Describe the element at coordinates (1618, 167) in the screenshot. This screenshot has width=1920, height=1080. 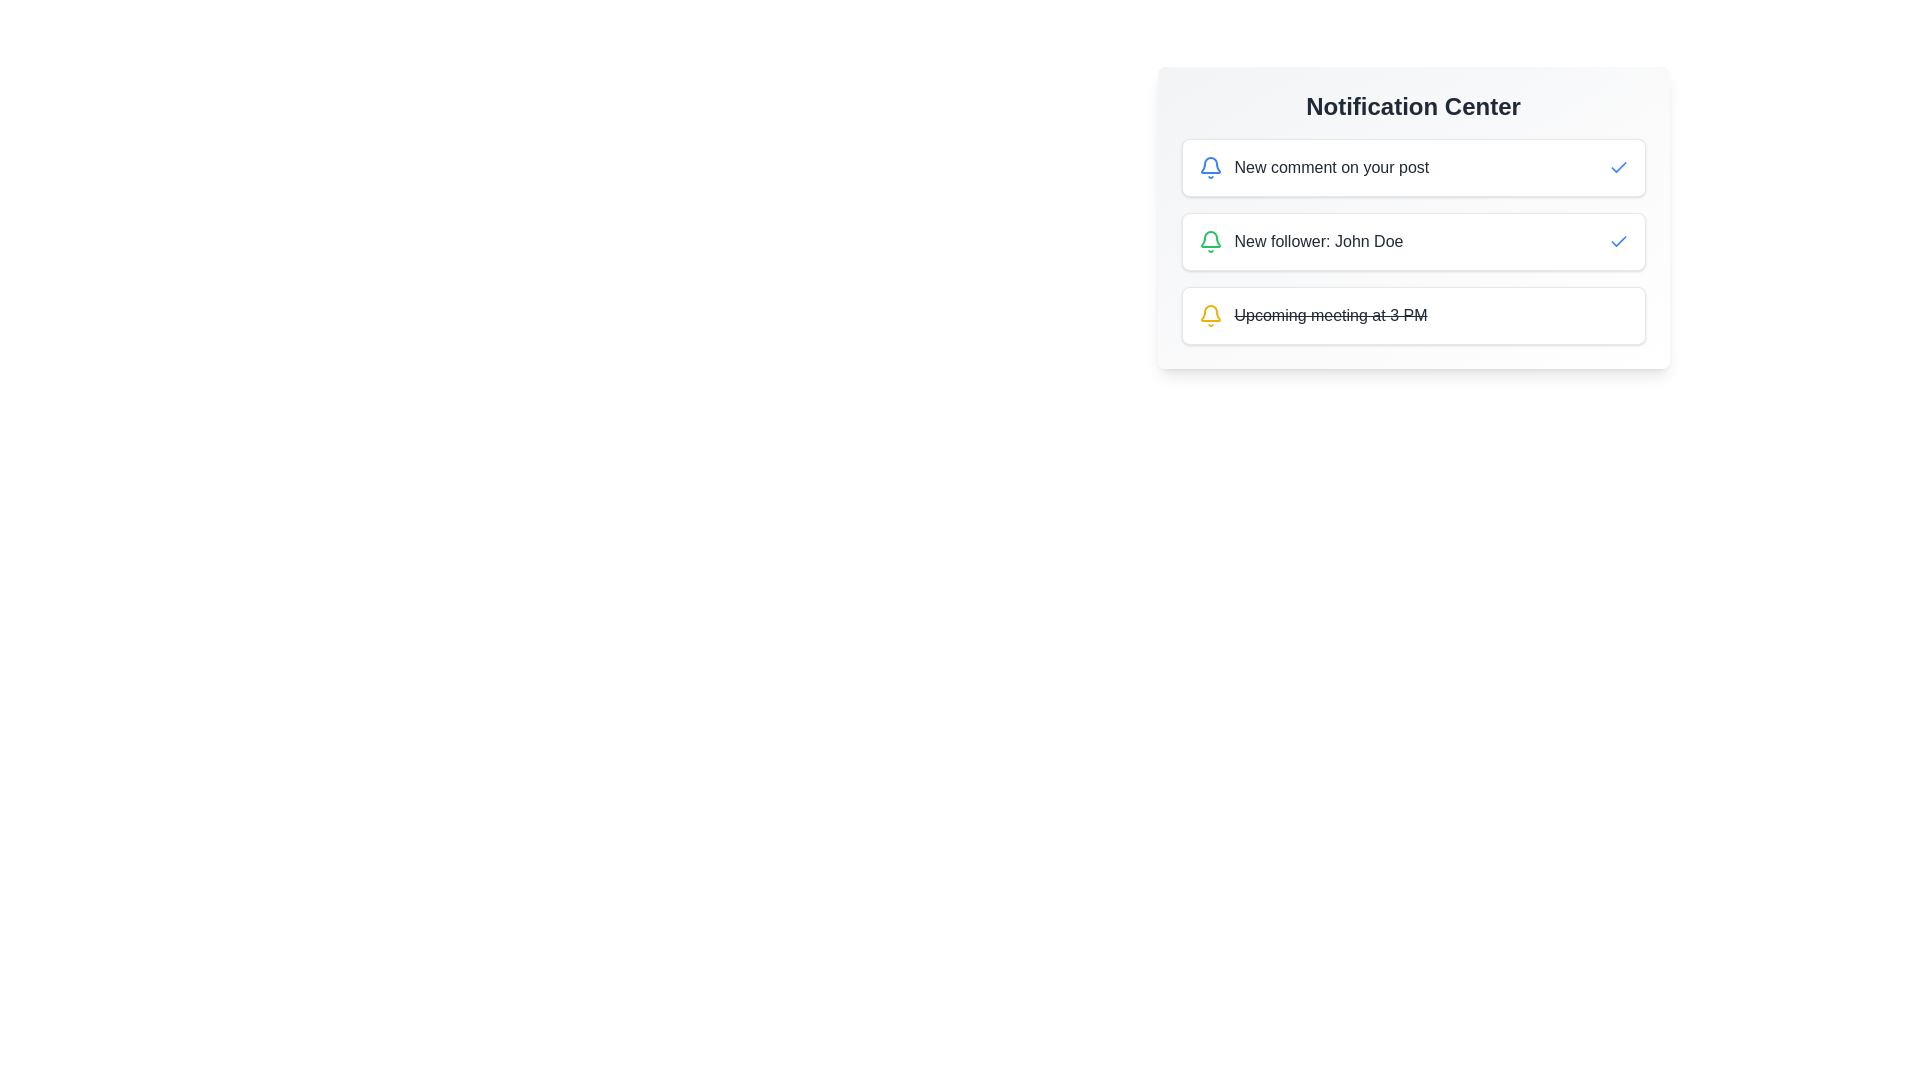
I see `the interactive confirmation icon button located at the right end of the notification row to change its color` at that location.